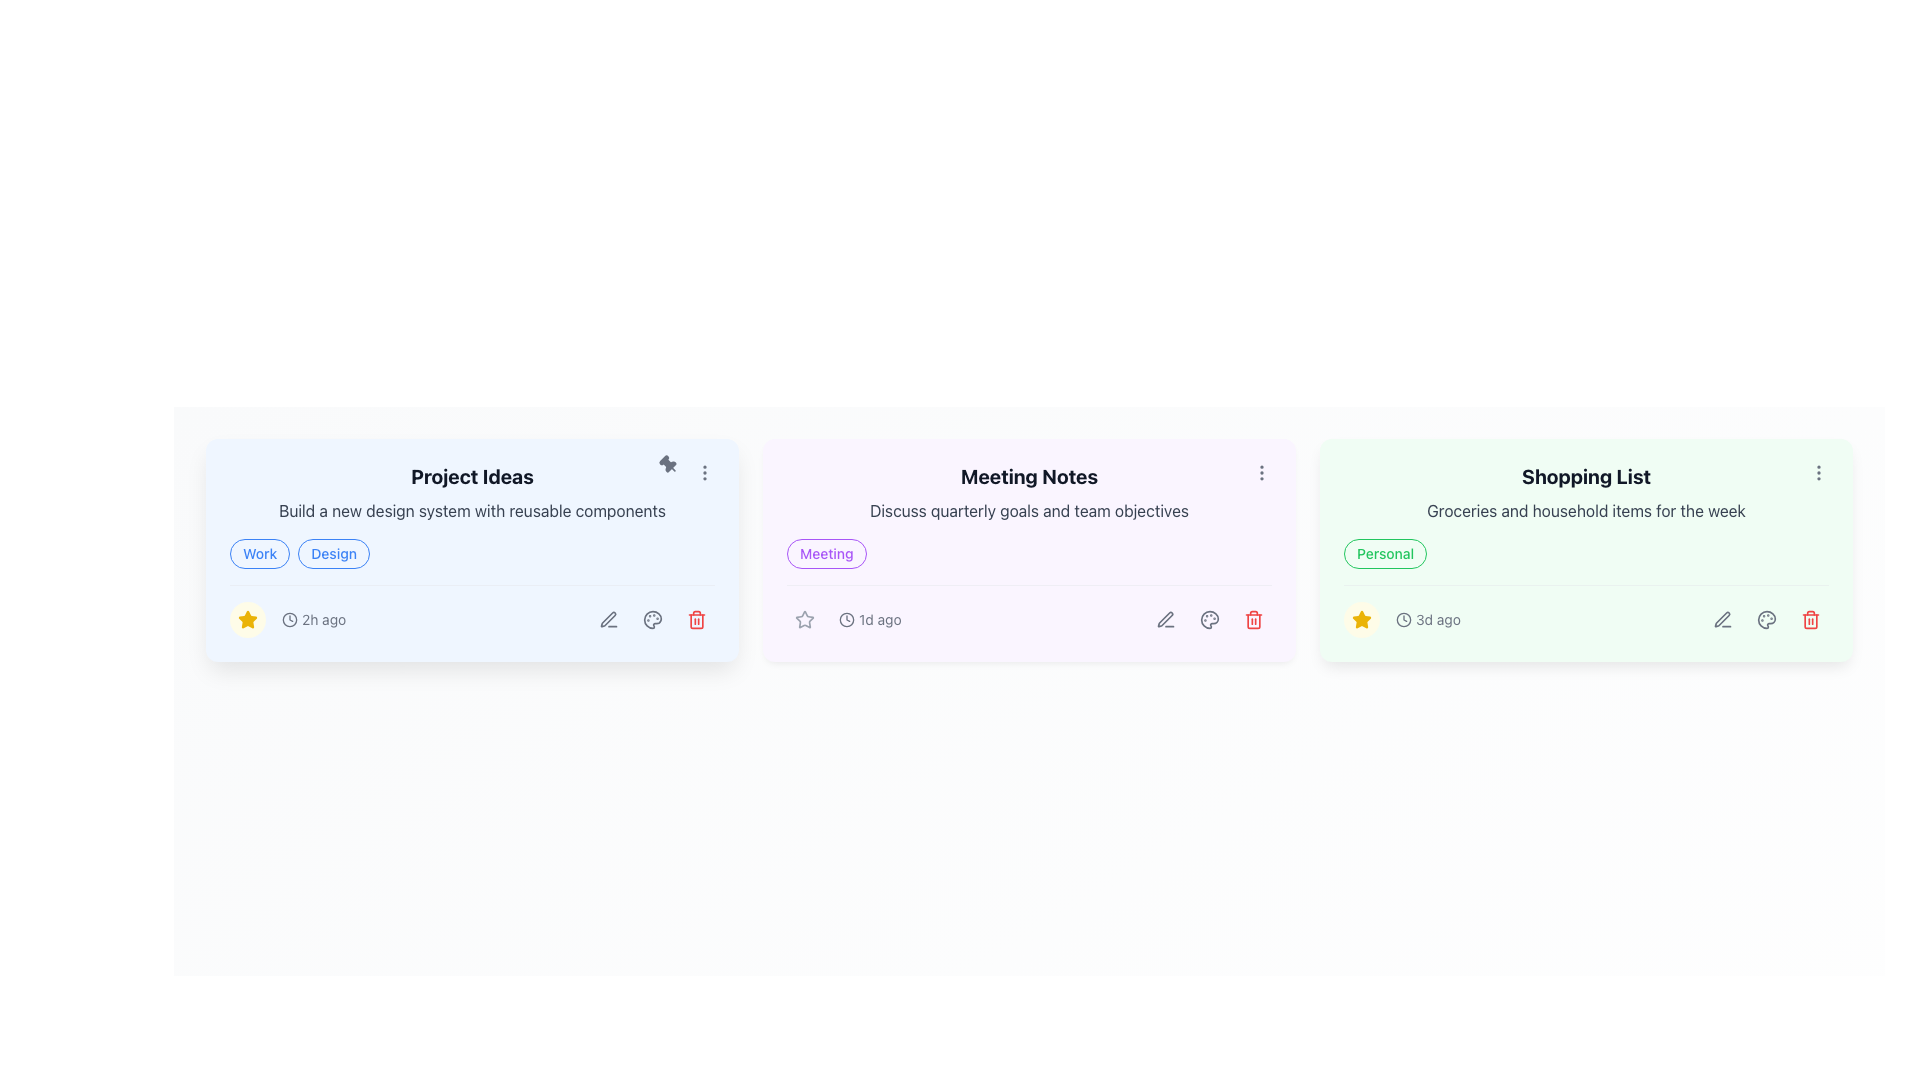 The height and width of the screenshot is (1080, 1920). What do you see at coordinates (1252, 619) in the screenshot?
I see `the delete button located at the far right of the interaction options beneath the 'Meeting Notes' card` at bounding box center [1252, 619].